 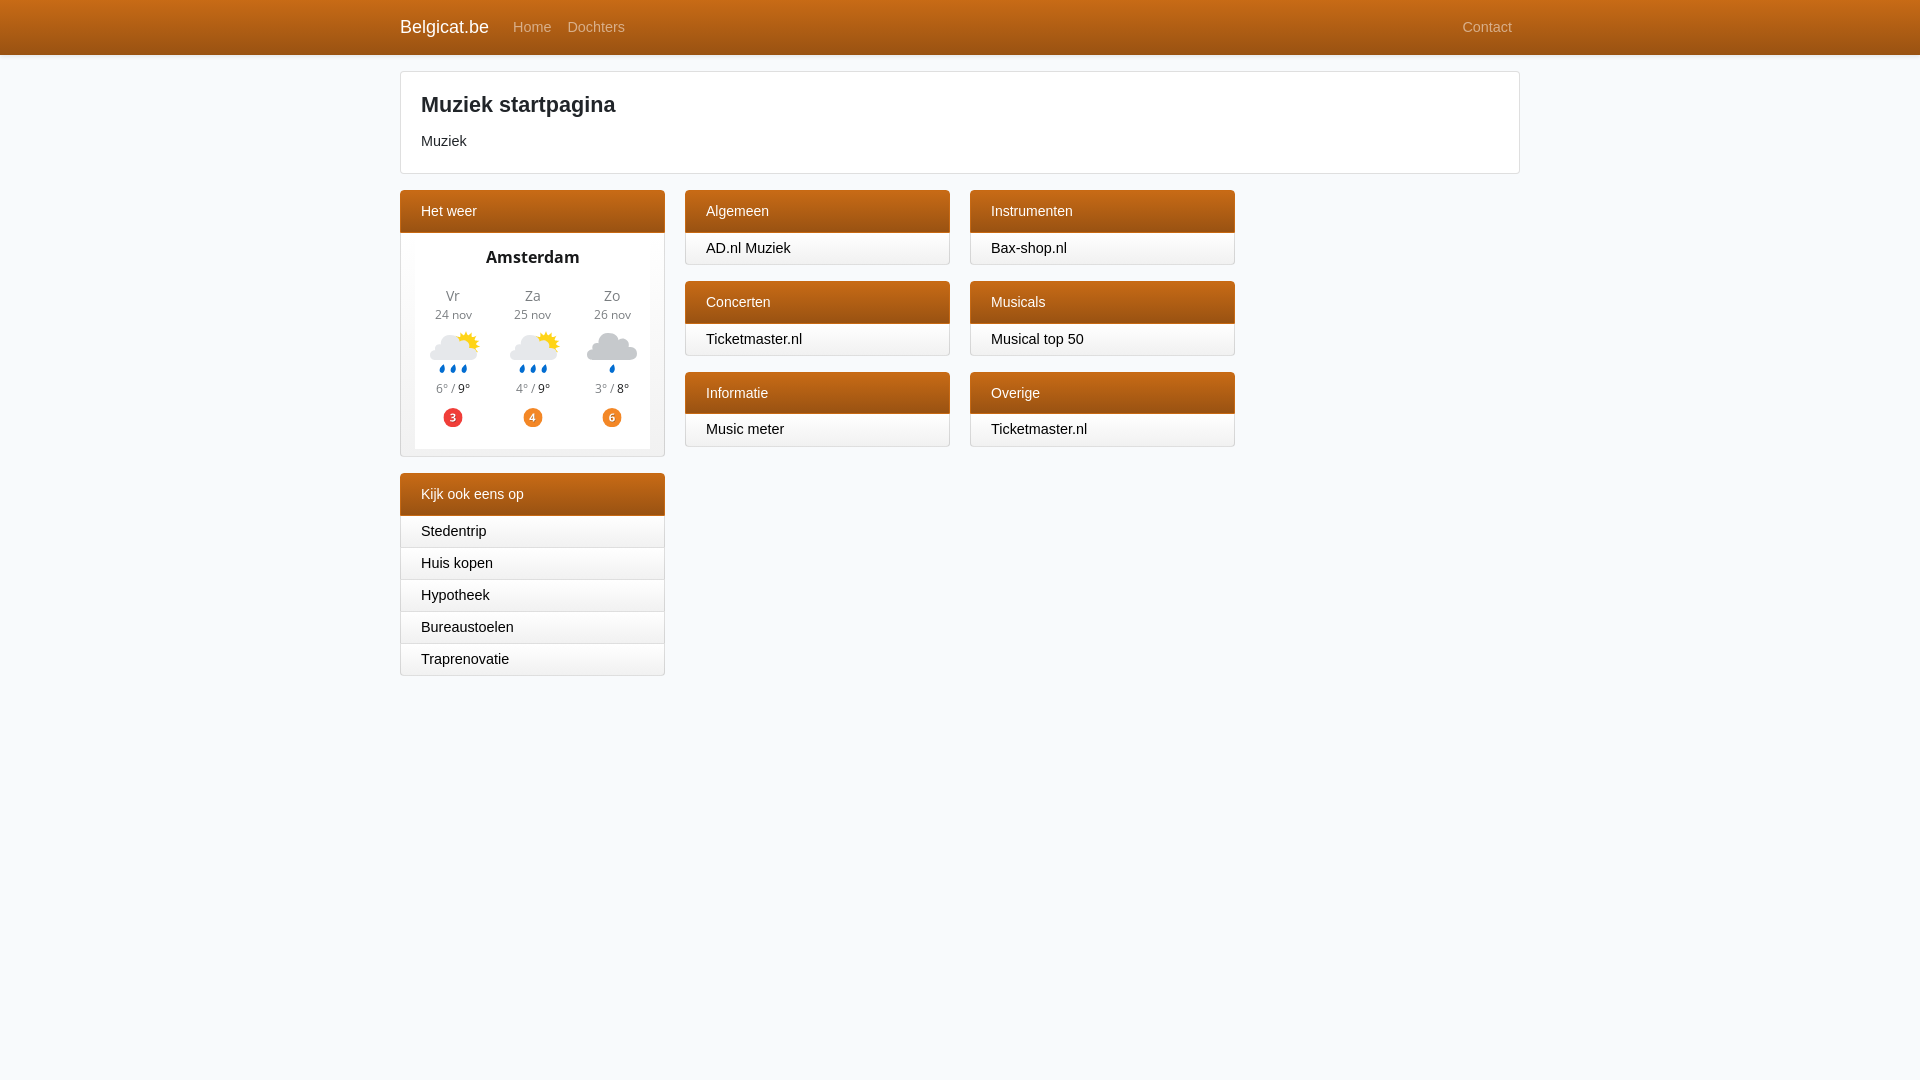 What do you see at coordinates (990, 338) in the screenshot?
I see `'Musical top 50'` at bounding box center [990, 338].